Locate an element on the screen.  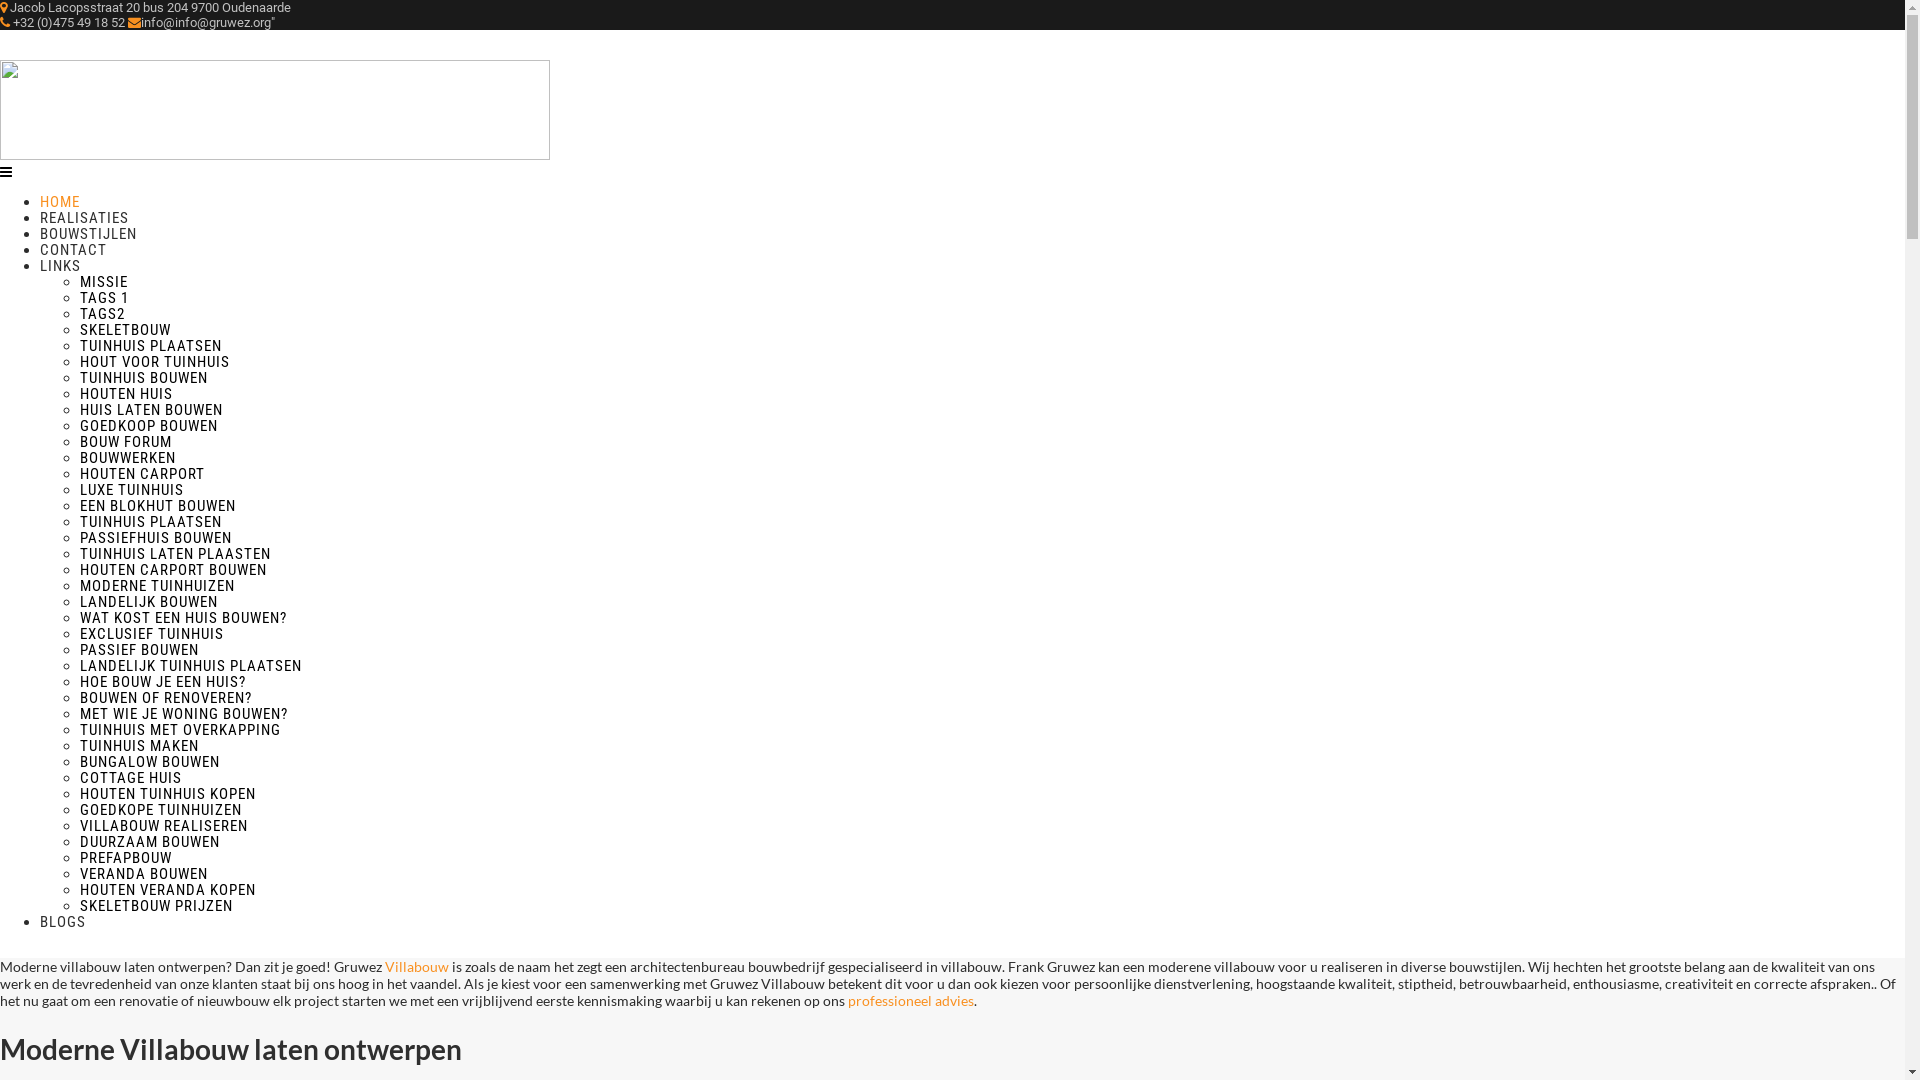
'BOUWEN OF RENOVEREN?' is located at coordinates (166, 697).